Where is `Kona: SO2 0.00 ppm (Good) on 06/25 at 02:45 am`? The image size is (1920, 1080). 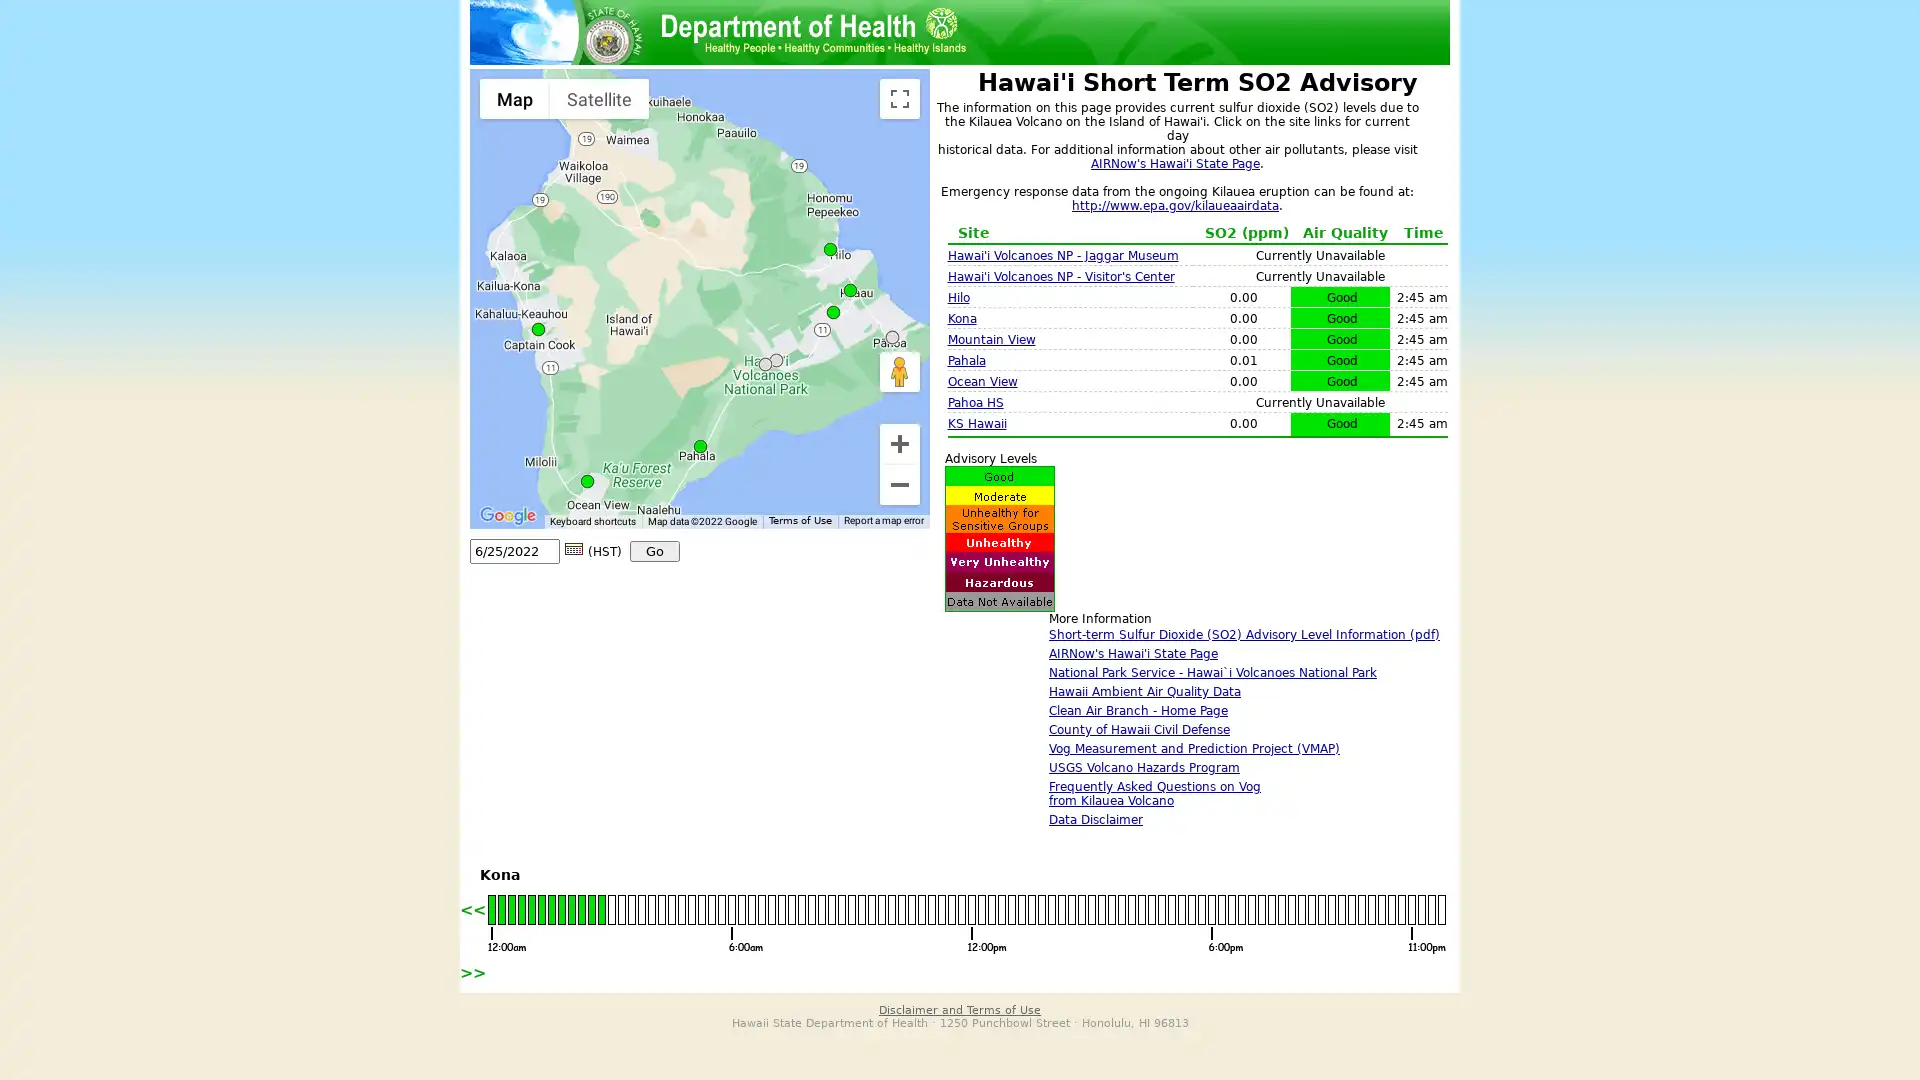
Kona: SO2 0.00 ppm (Good) on 06/25 at 02:45 am is located at coordinates (538, 328).